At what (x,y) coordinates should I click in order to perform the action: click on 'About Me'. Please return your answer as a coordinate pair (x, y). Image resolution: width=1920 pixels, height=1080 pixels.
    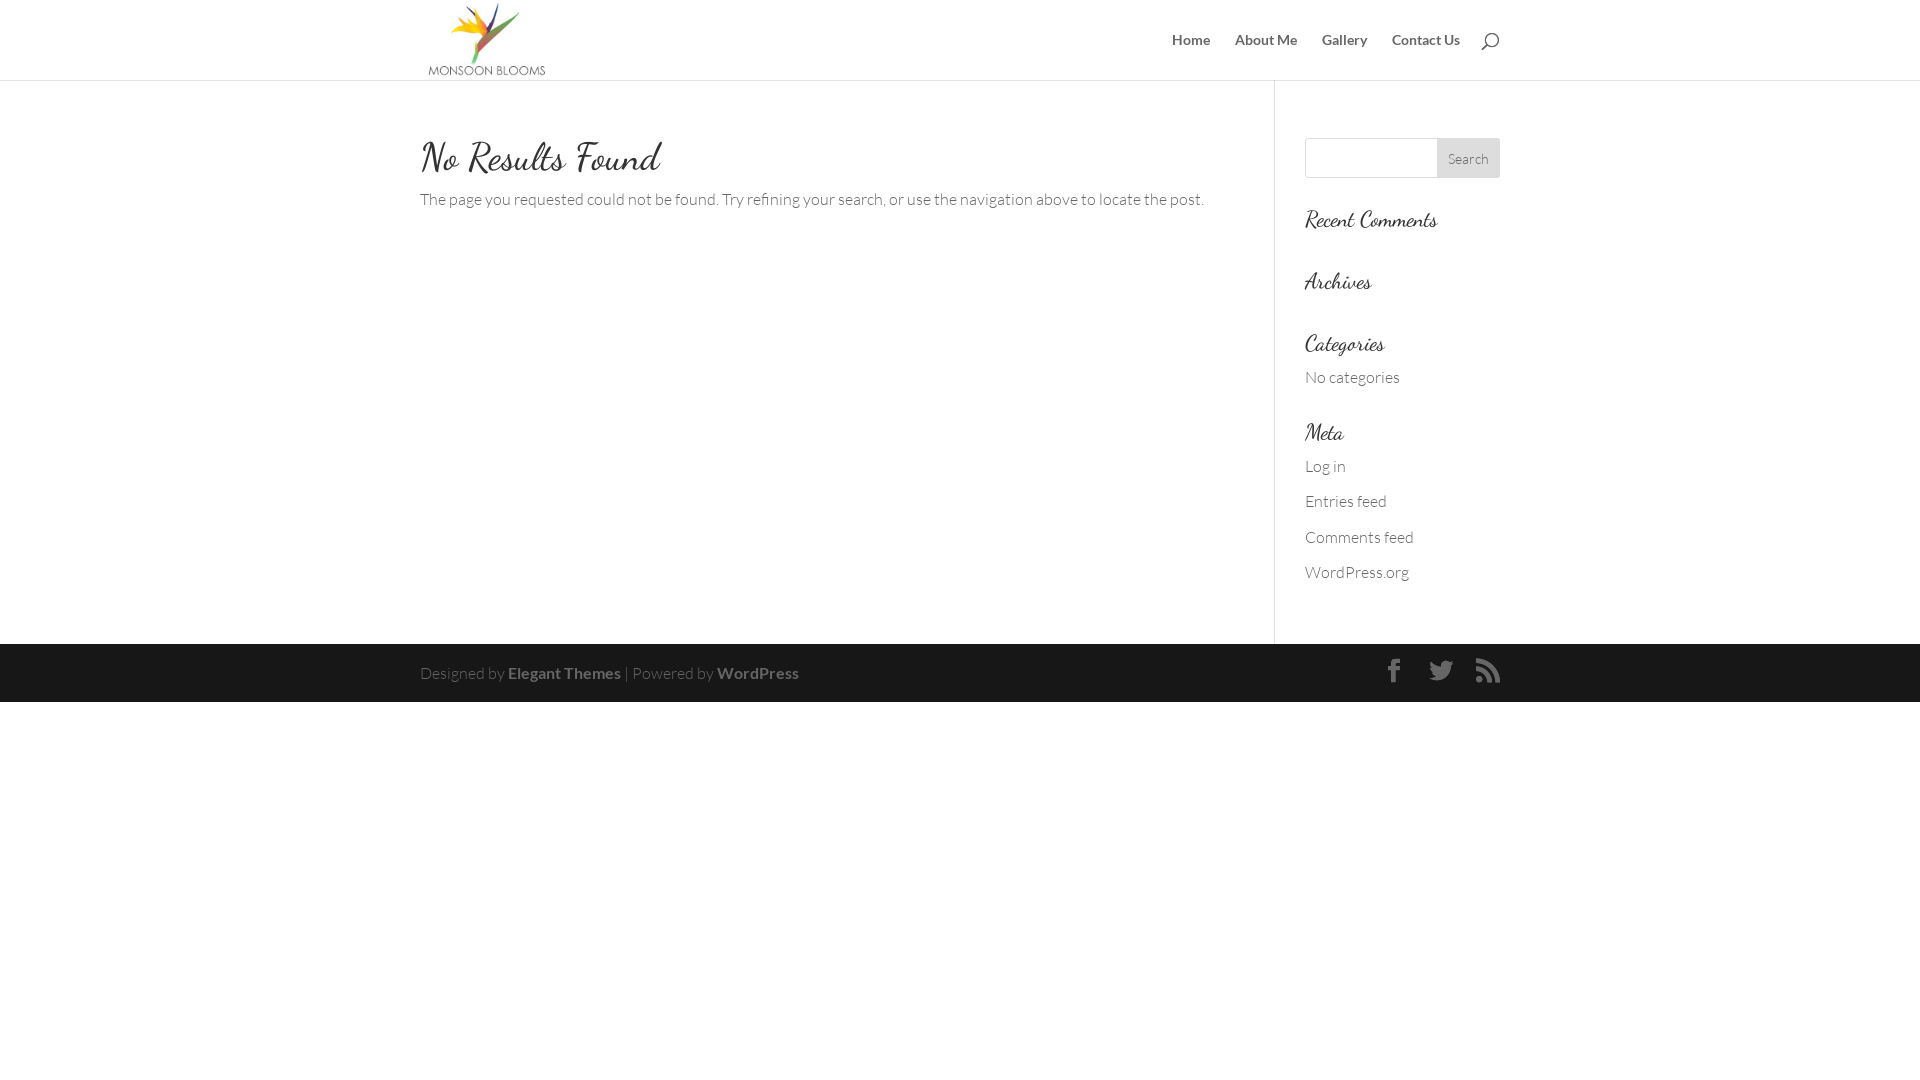
    Looking at the image, I should click on (1265, 55).